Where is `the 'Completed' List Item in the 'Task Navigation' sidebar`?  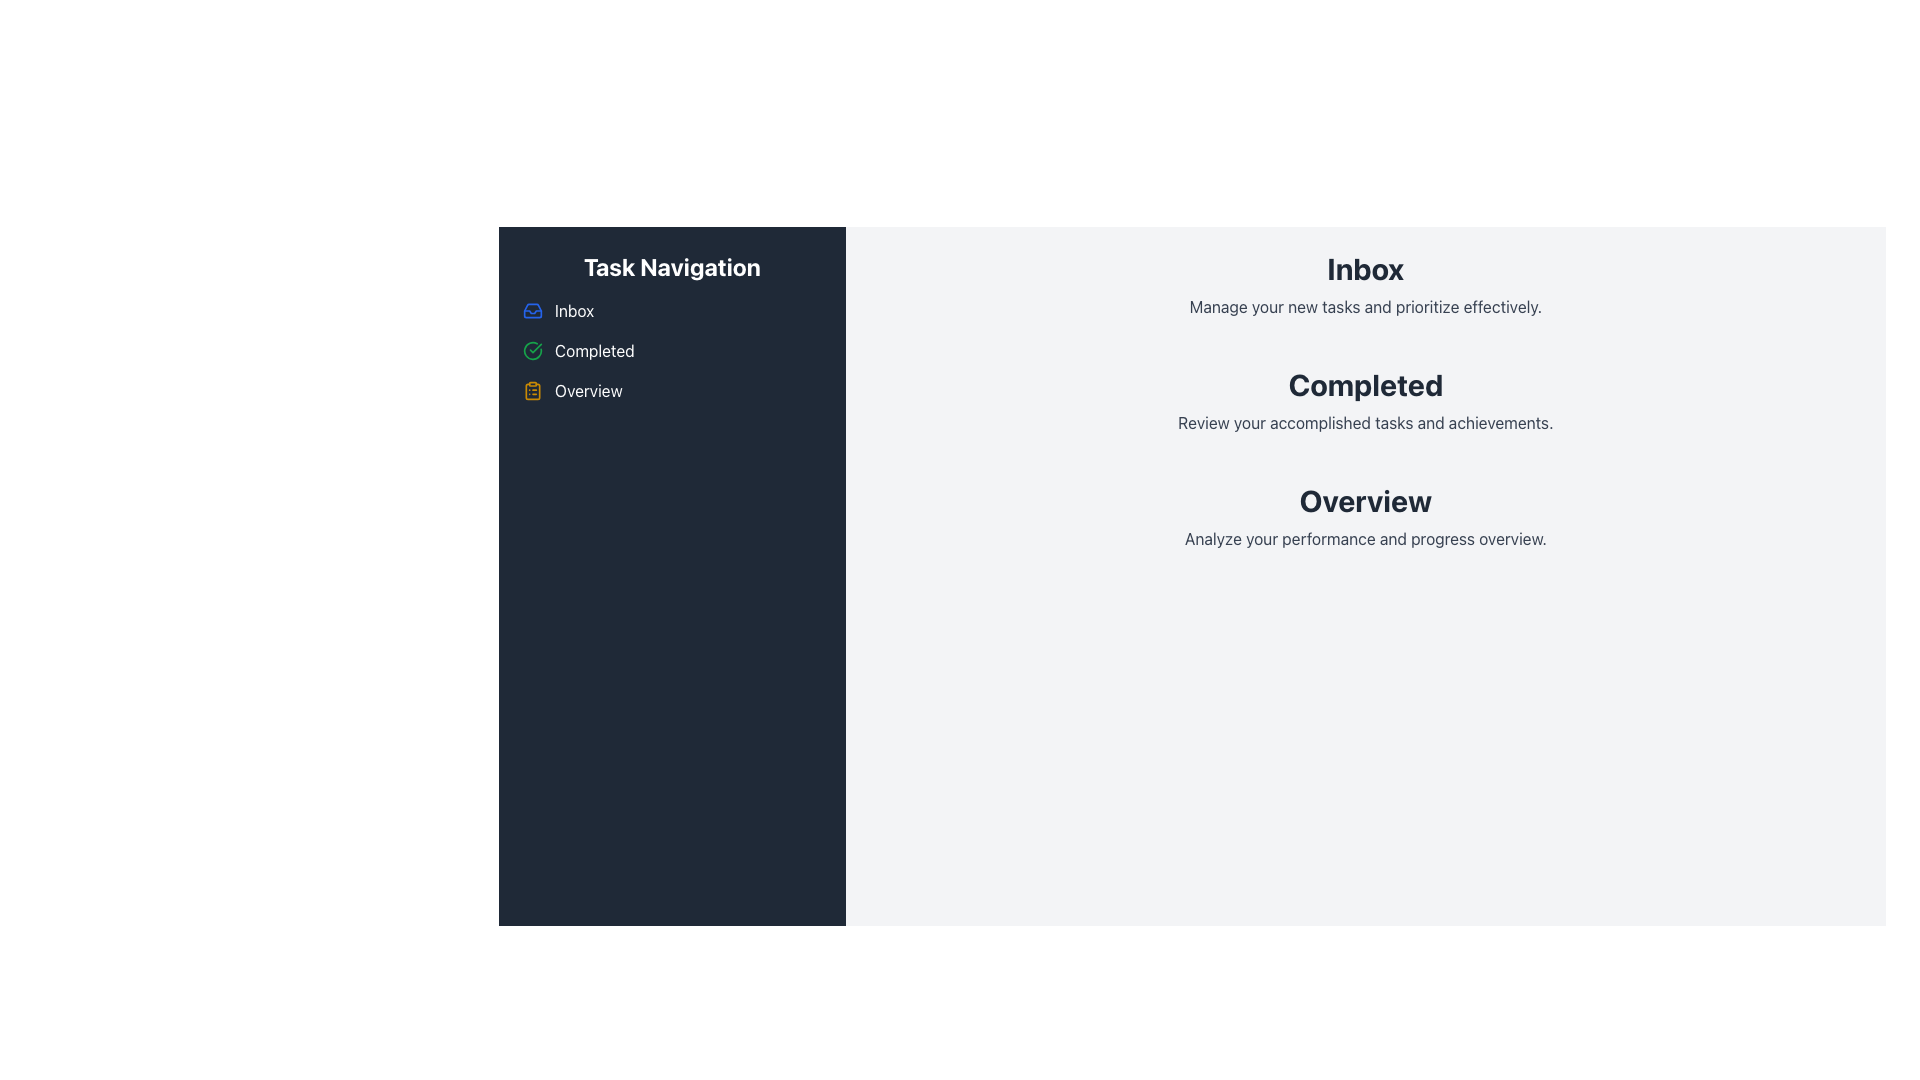 the 'Completed' List Item in the 'Task Navigation' sidebar is located at coordinates (672, 350).